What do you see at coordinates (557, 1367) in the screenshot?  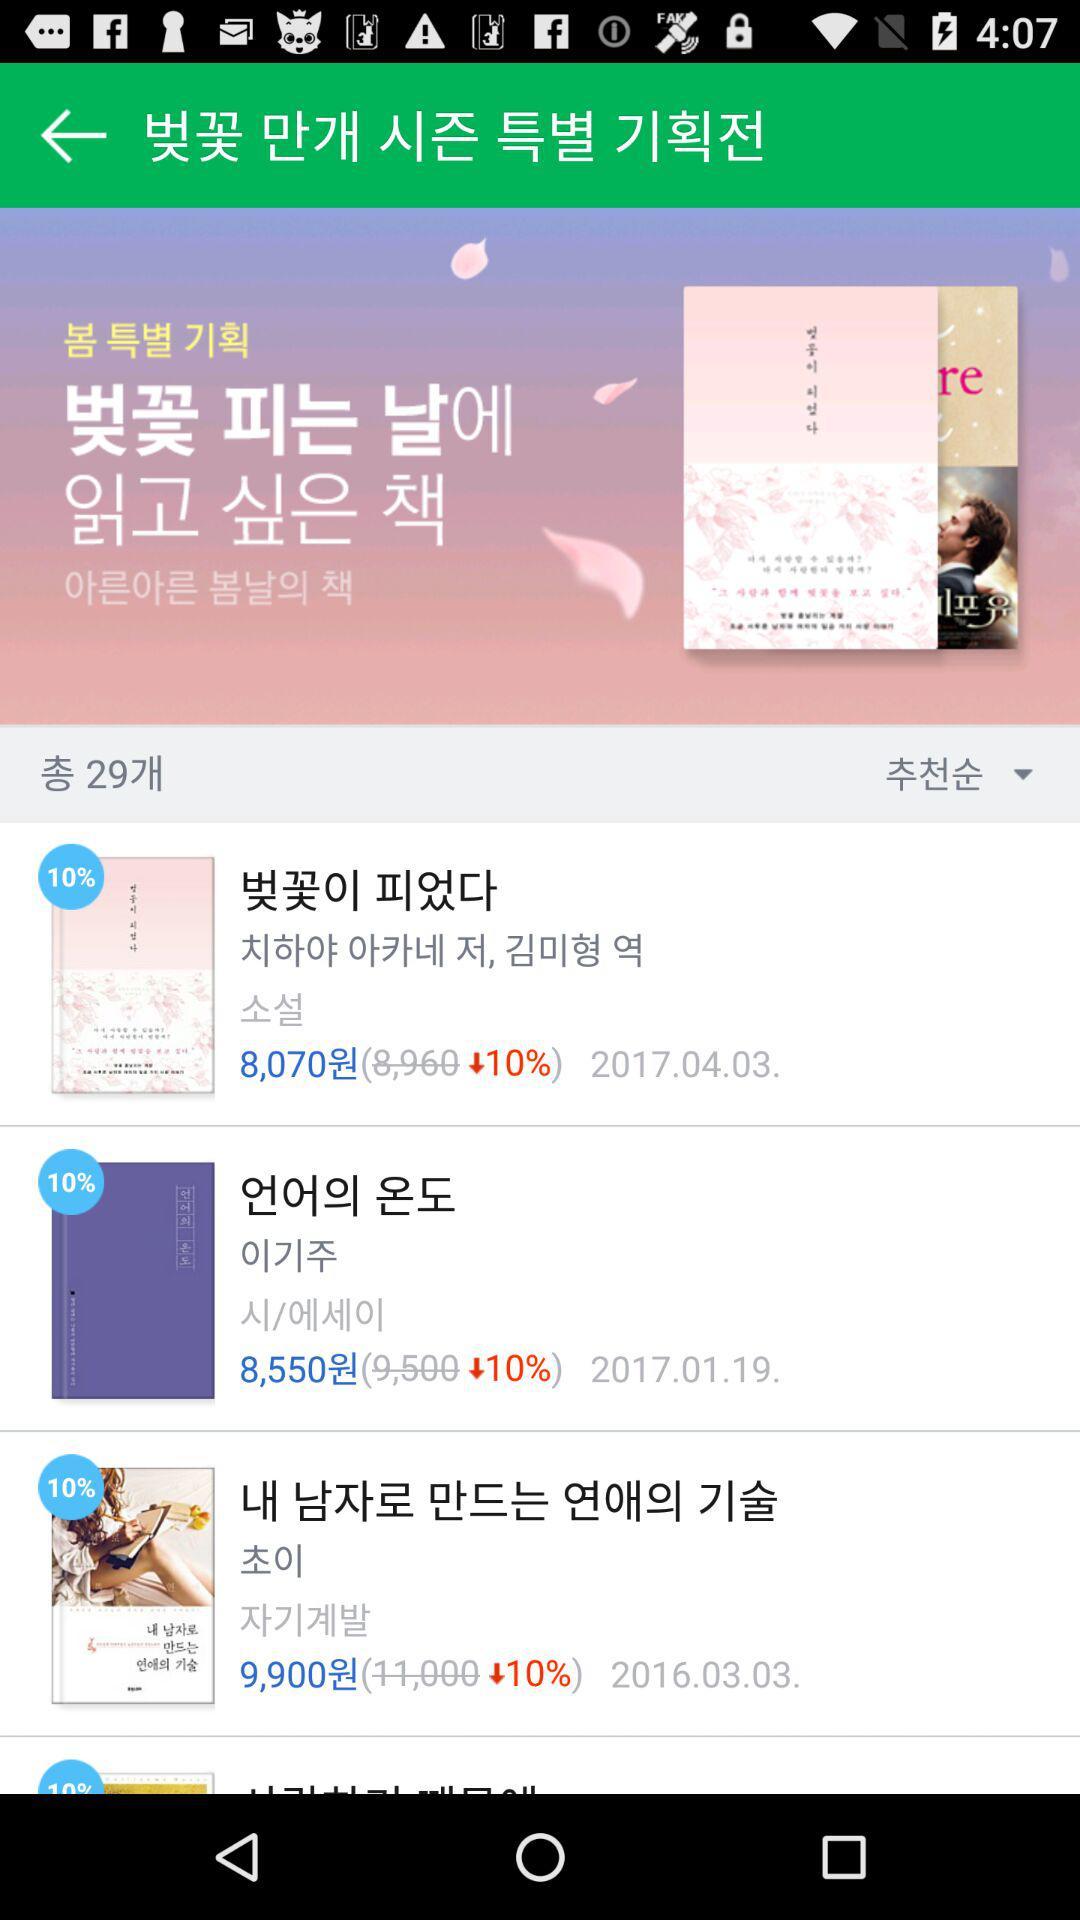 I see `app next to the 2017.01.19. icon` at bounding box center [557, 1367].